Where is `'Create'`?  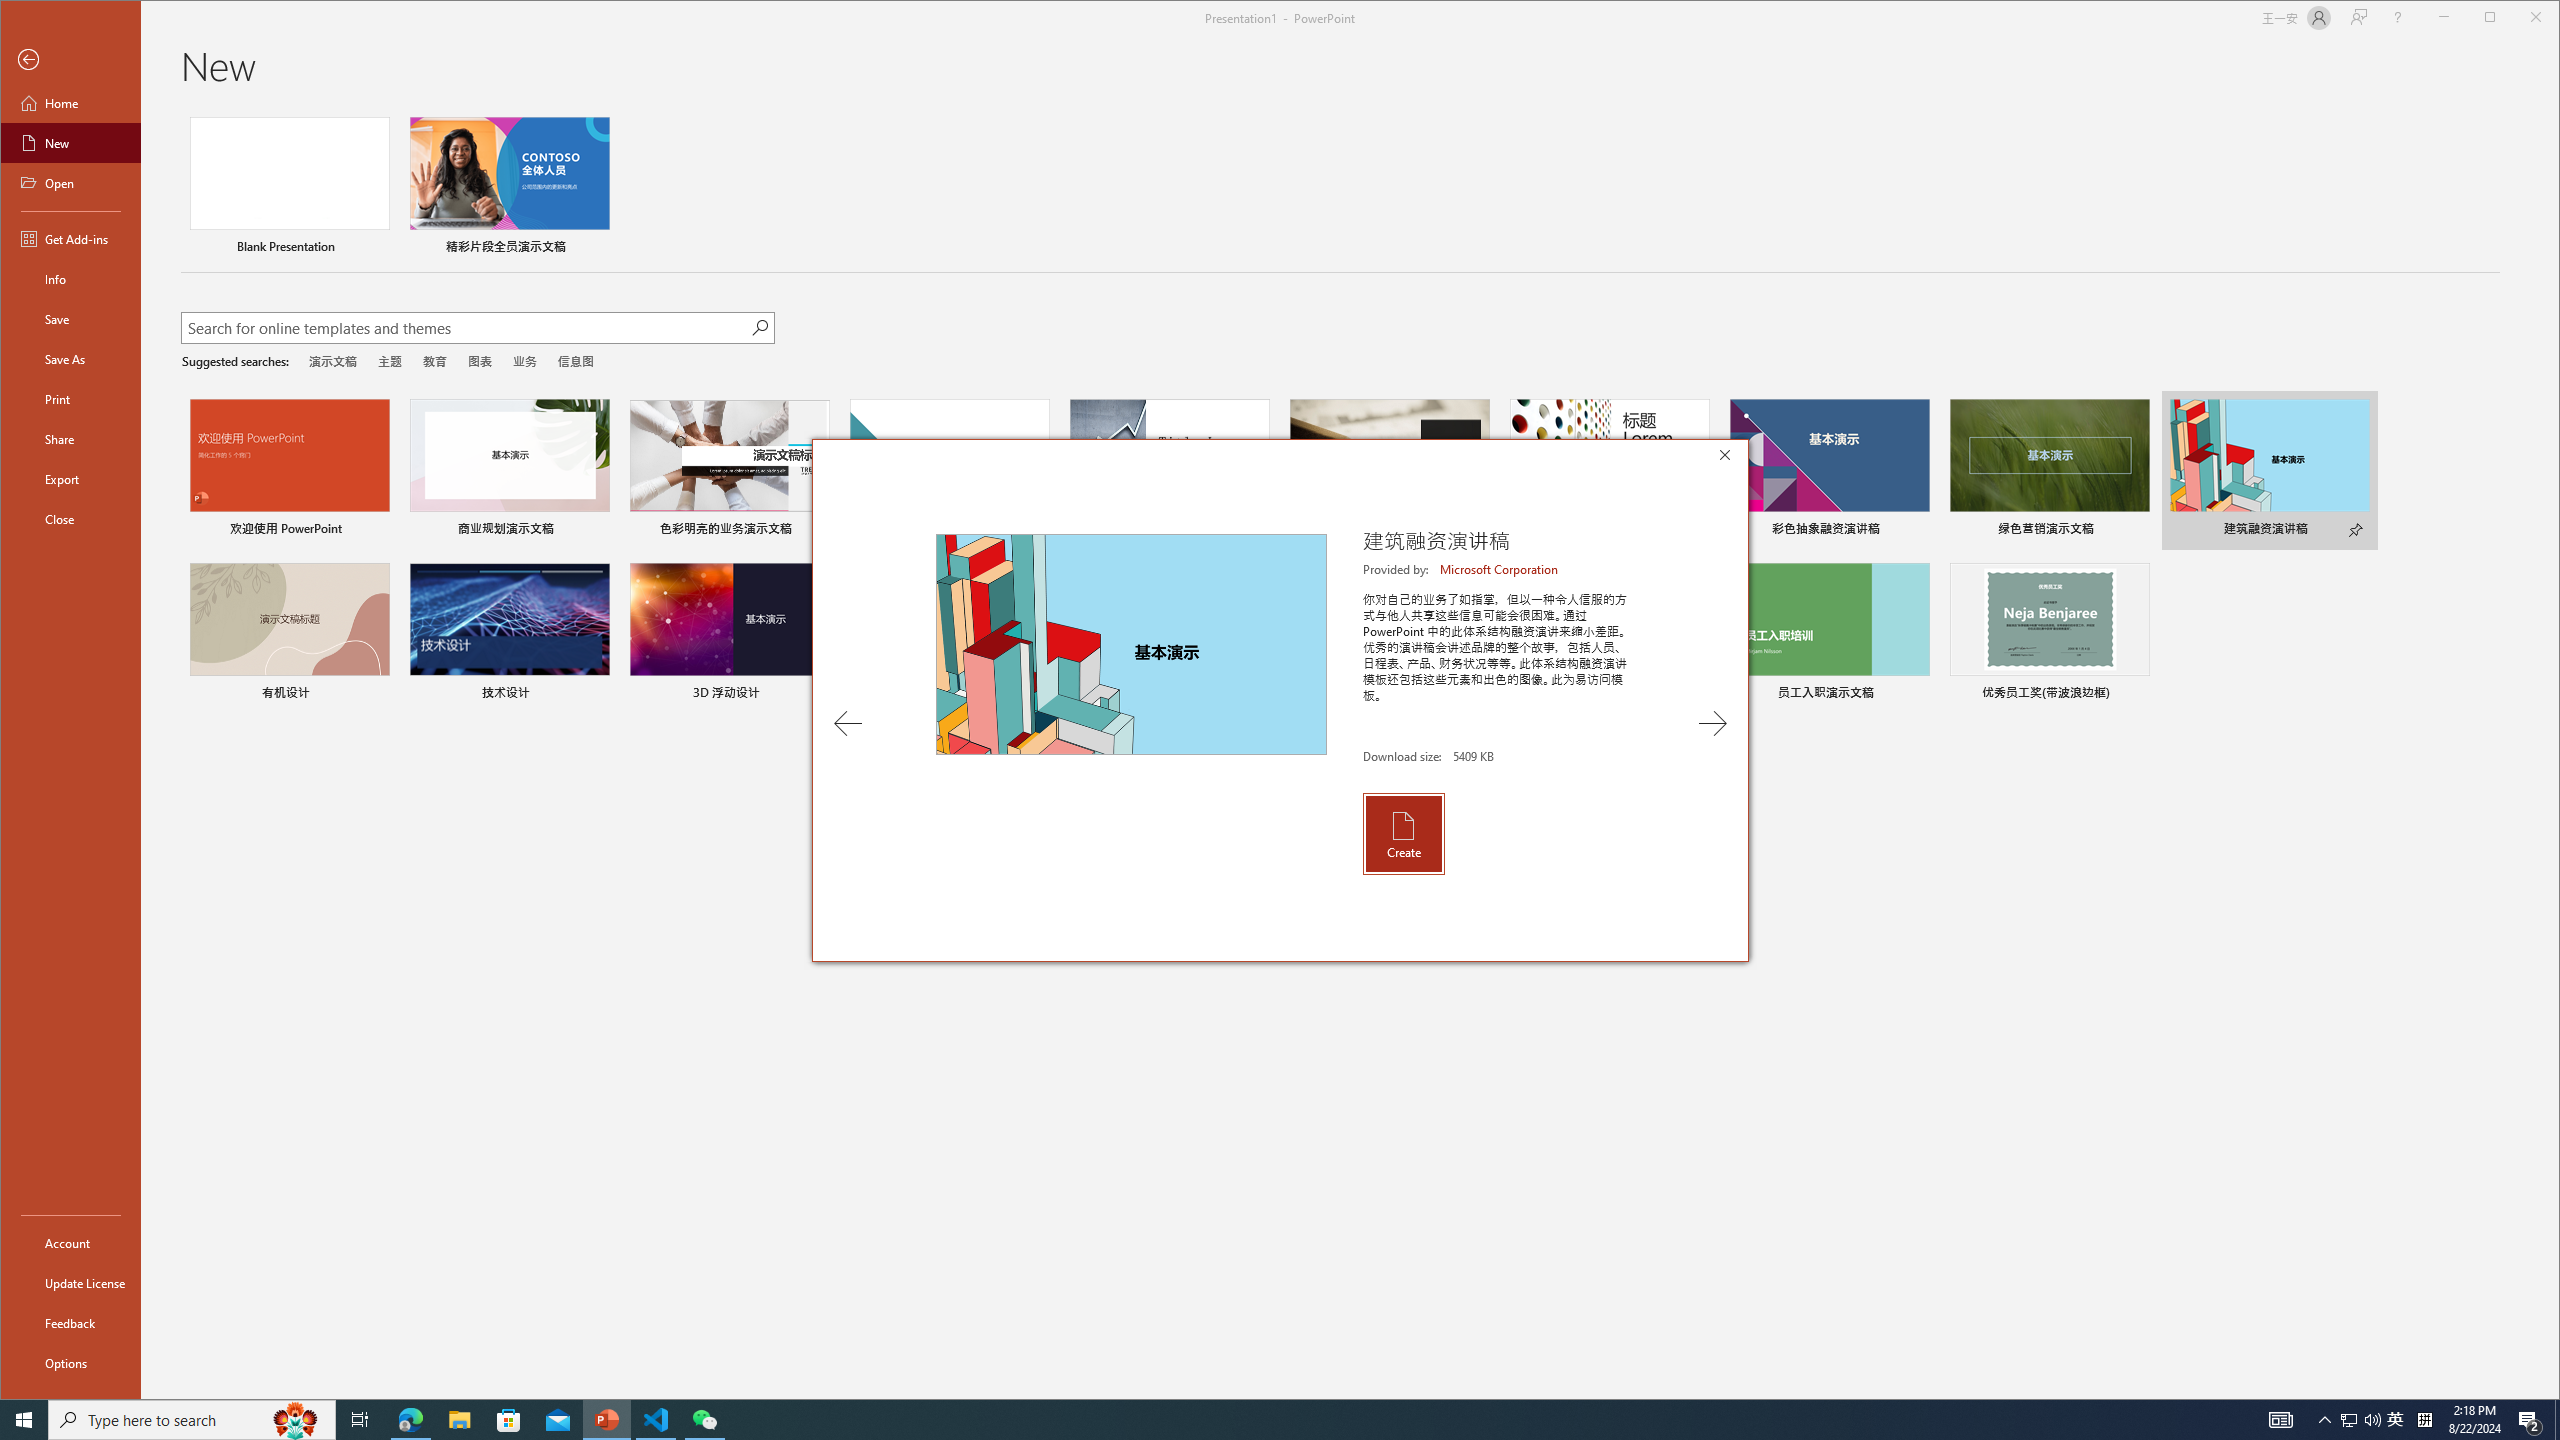
'Create' is located at coordinates (1402, 834).